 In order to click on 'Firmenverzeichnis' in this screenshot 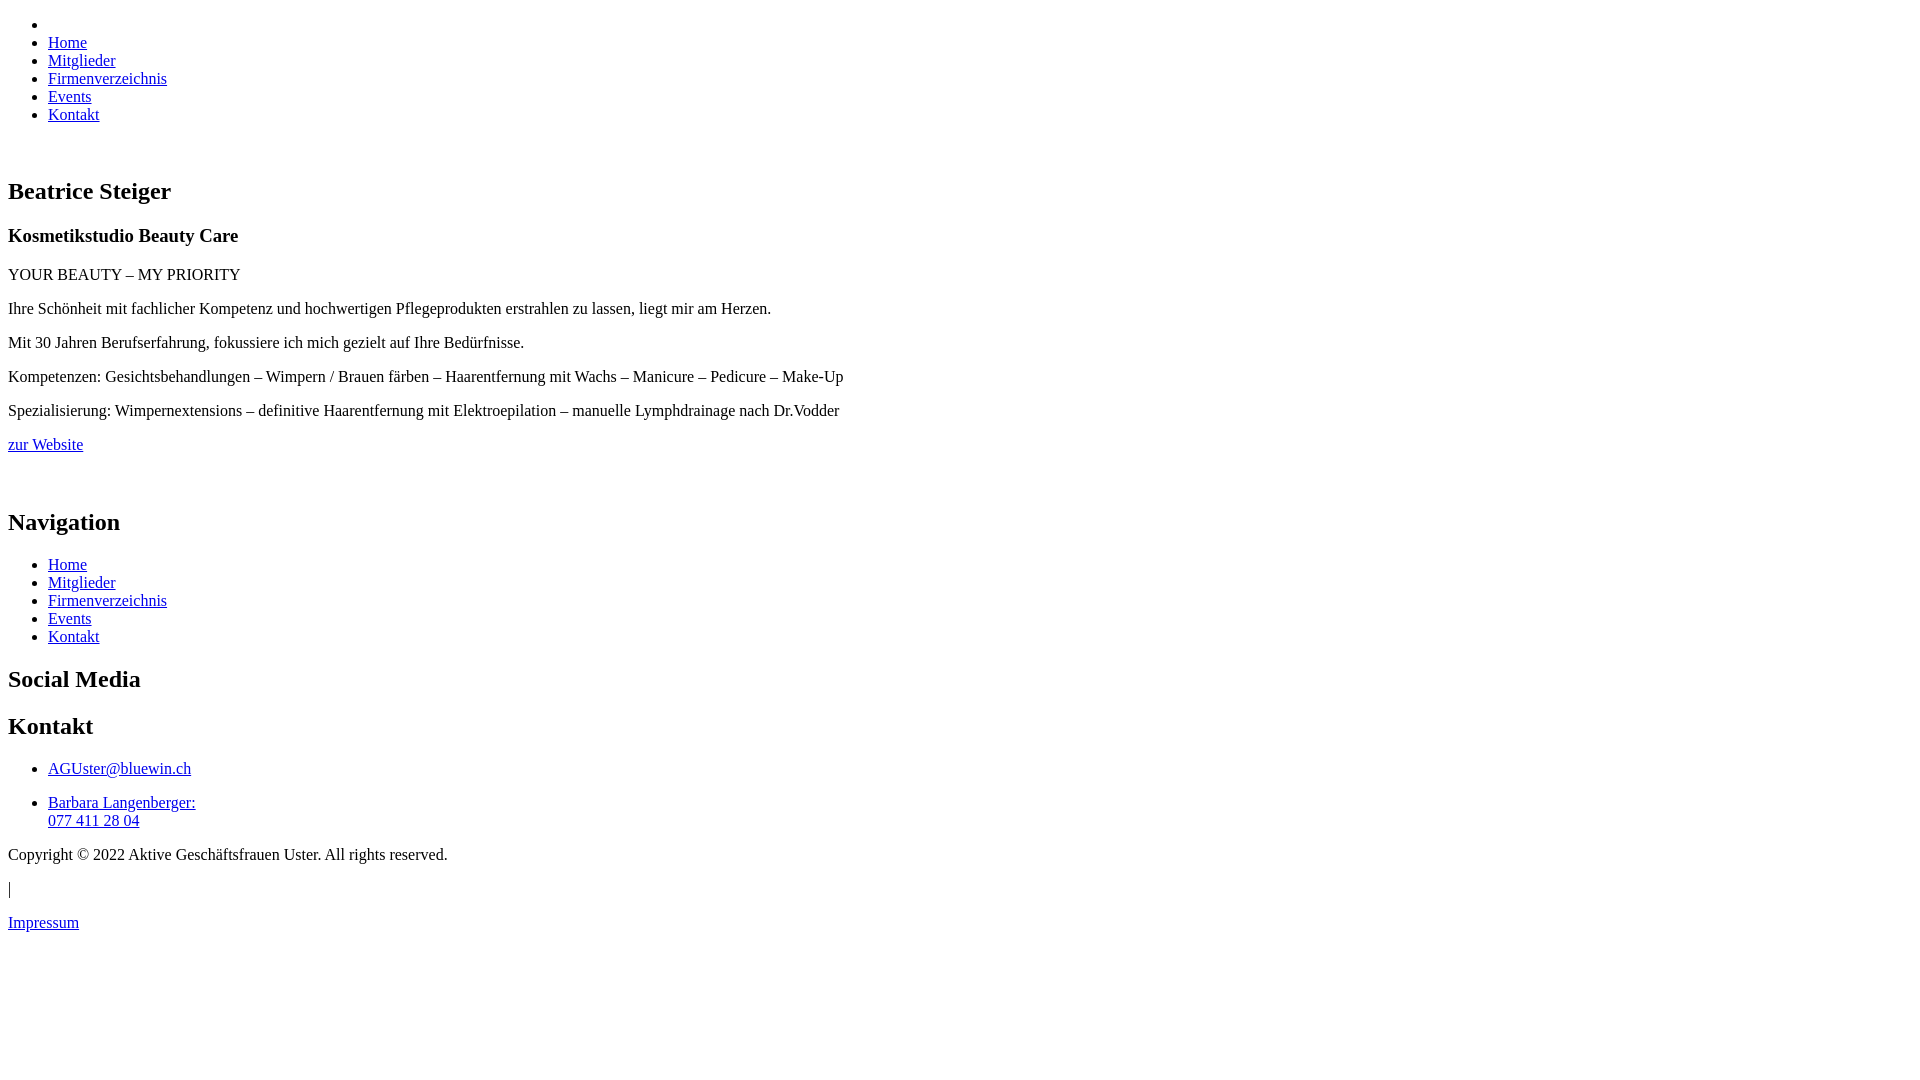, I will do `click(106, 77)`.